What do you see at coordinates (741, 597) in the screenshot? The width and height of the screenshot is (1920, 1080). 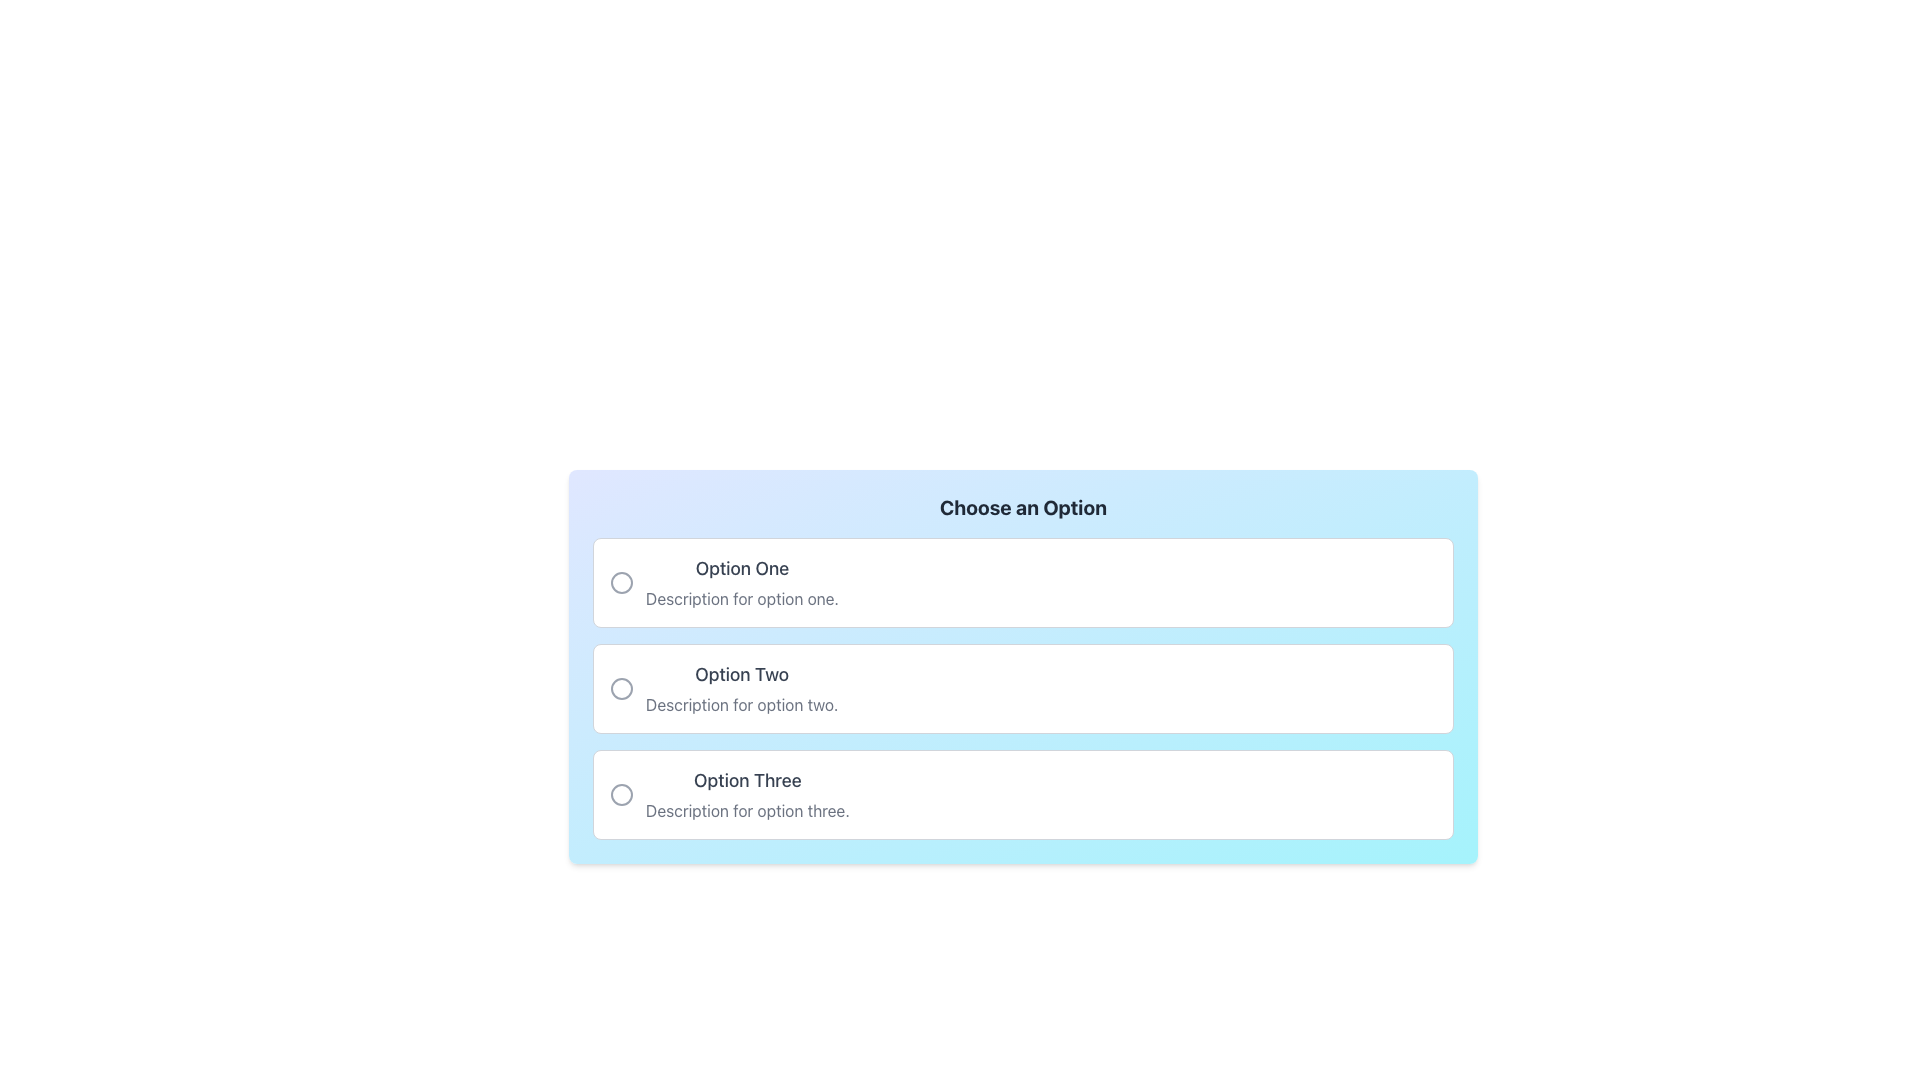 I see `the gray text labeled 'Description for option one.' located underneath the bold text 'Option One' in the first option of the vertical list` at bounding box center [741, 597].